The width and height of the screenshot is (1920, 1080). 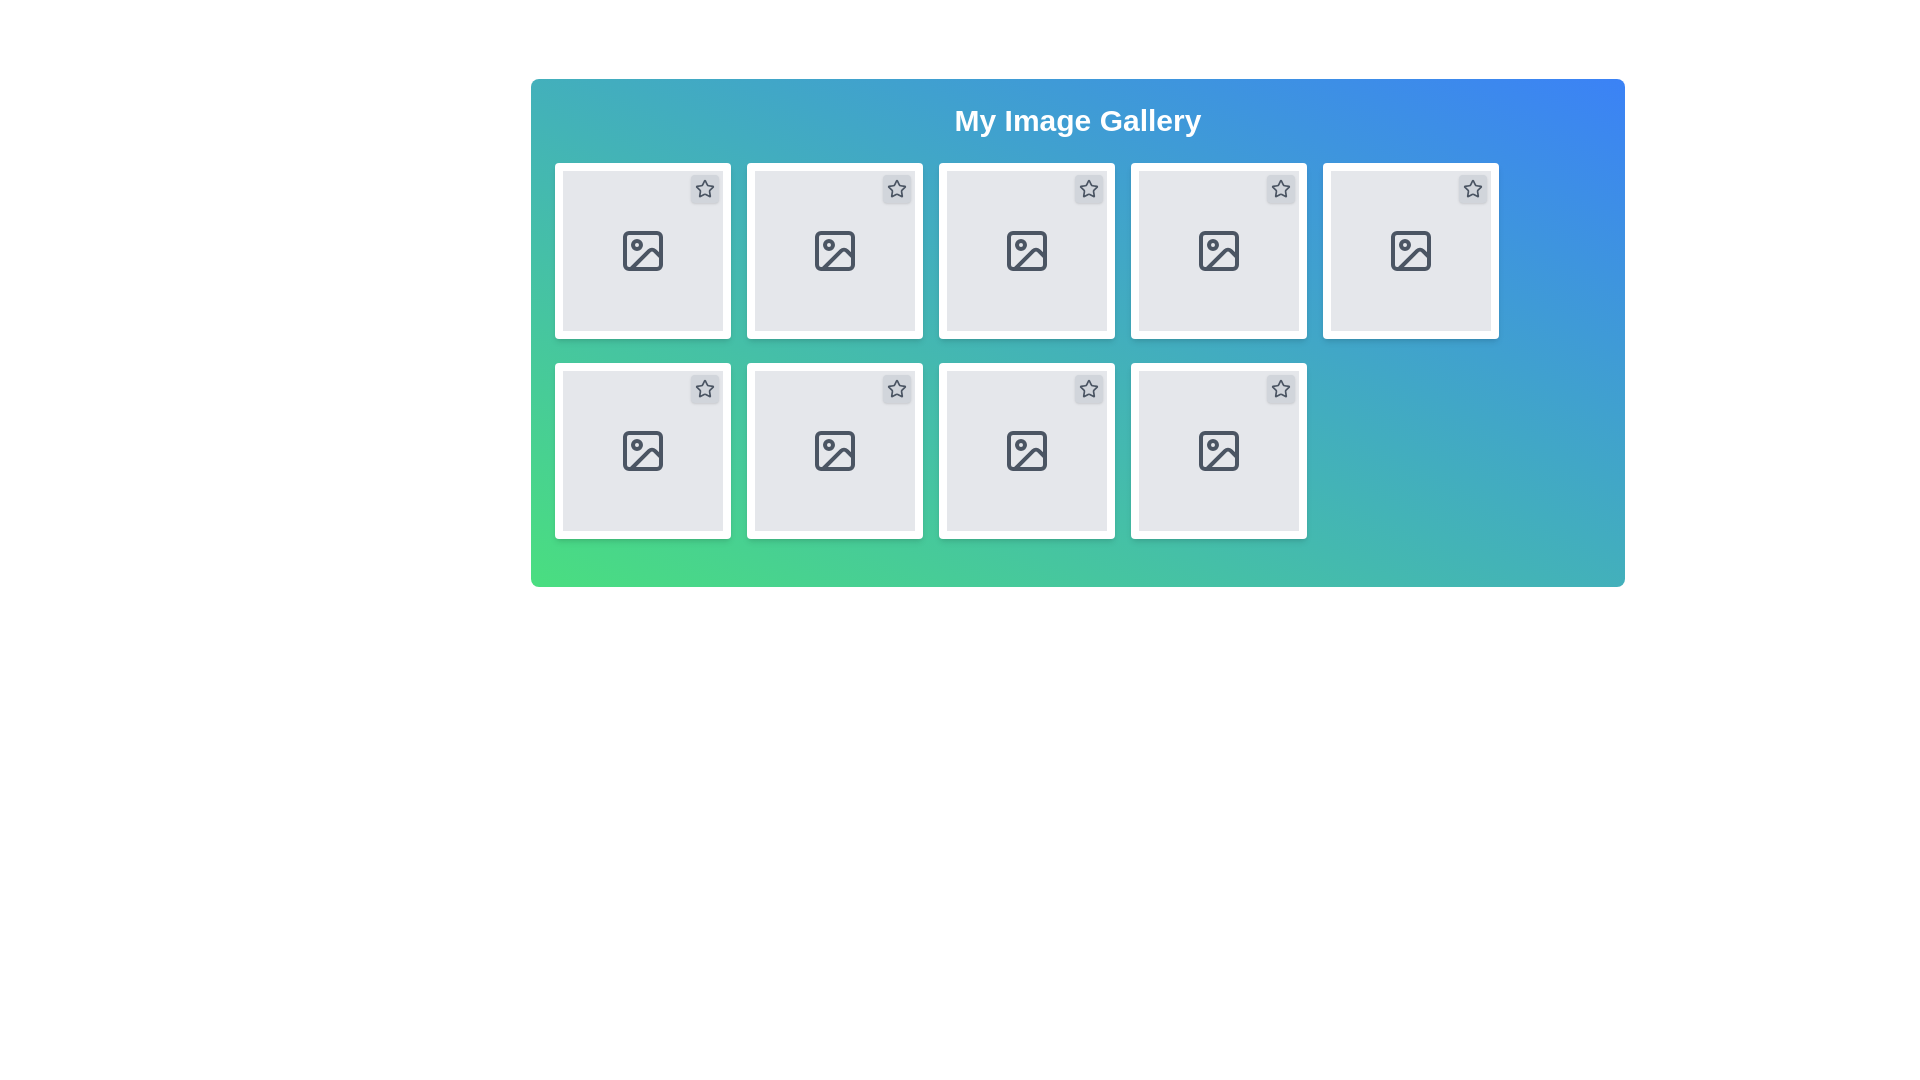 What do you see at coordinates (1088, 189) in the screenshot?
I see `the star icon located in the top-right corner of the third image in the first row of the grid layout to mark or unmark it` at bounding box center [1088, 189].